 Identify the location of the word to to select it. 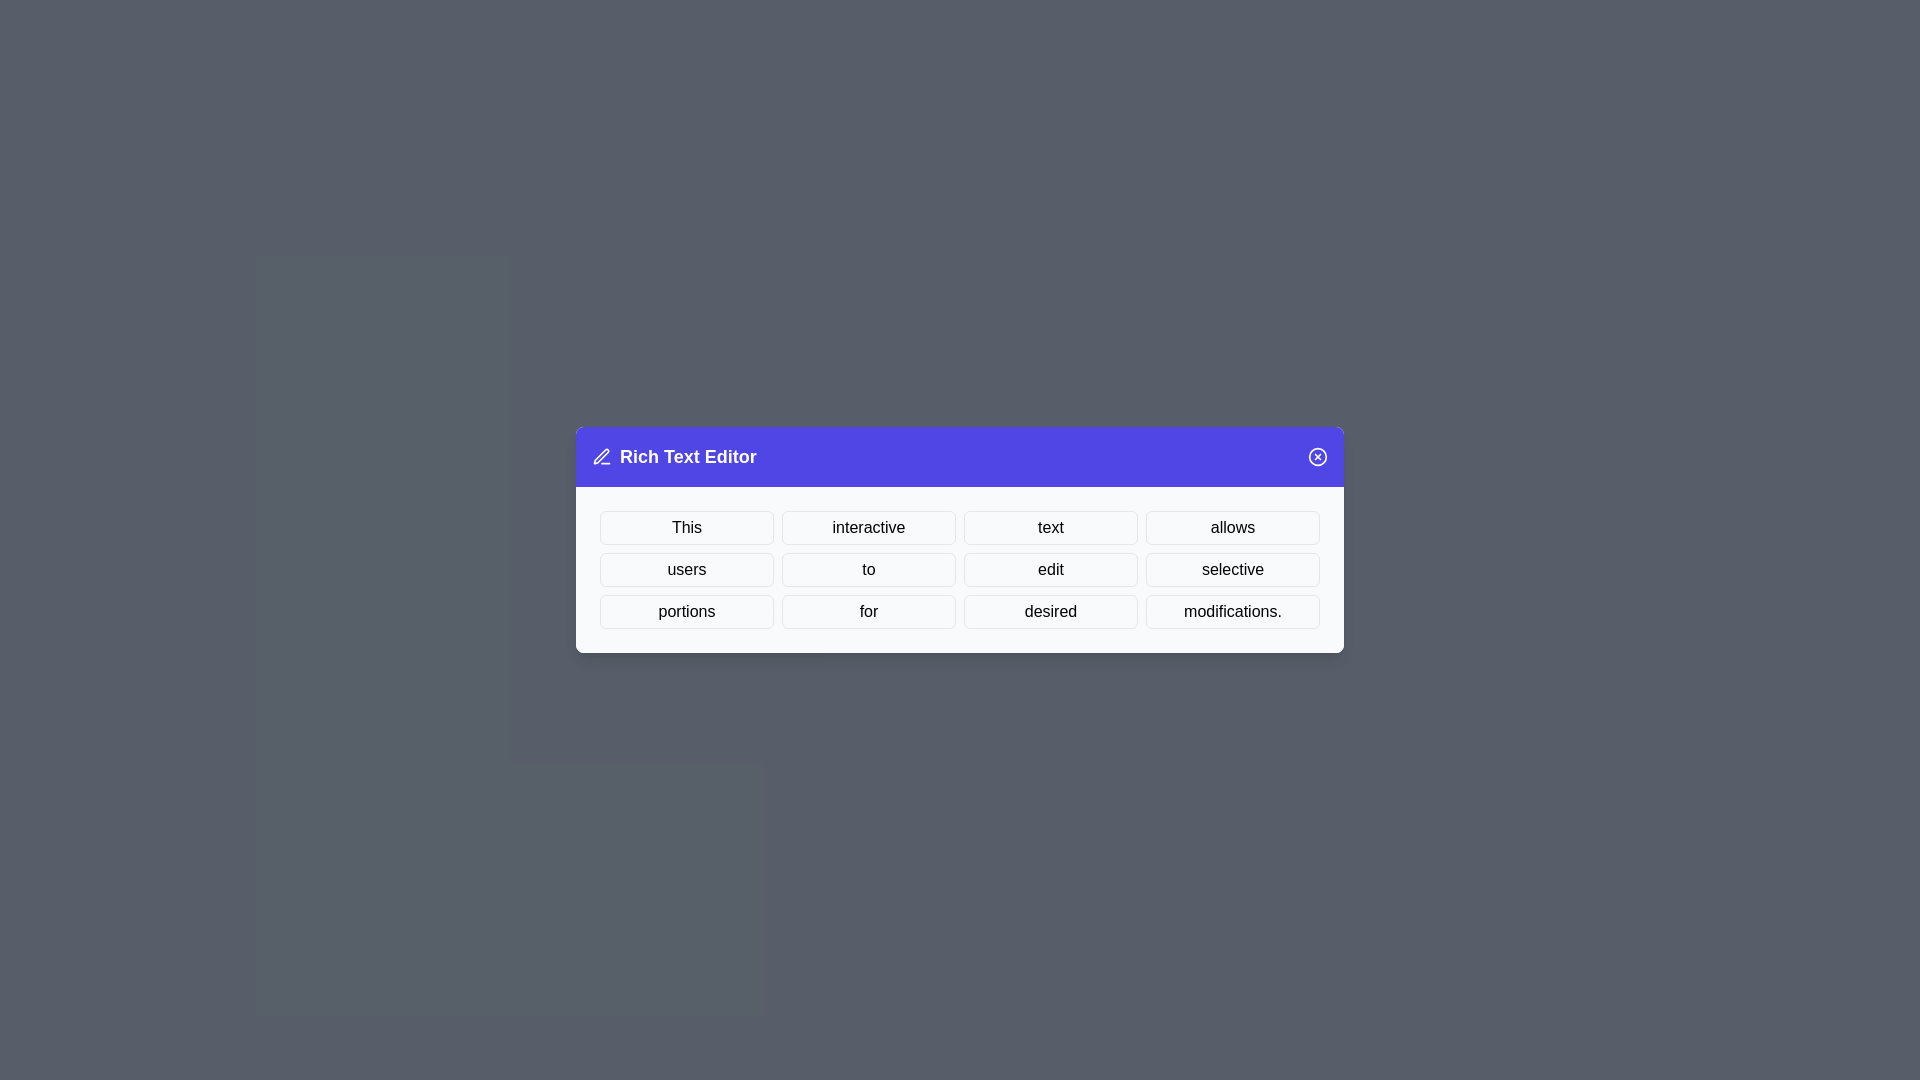
(868, 570).